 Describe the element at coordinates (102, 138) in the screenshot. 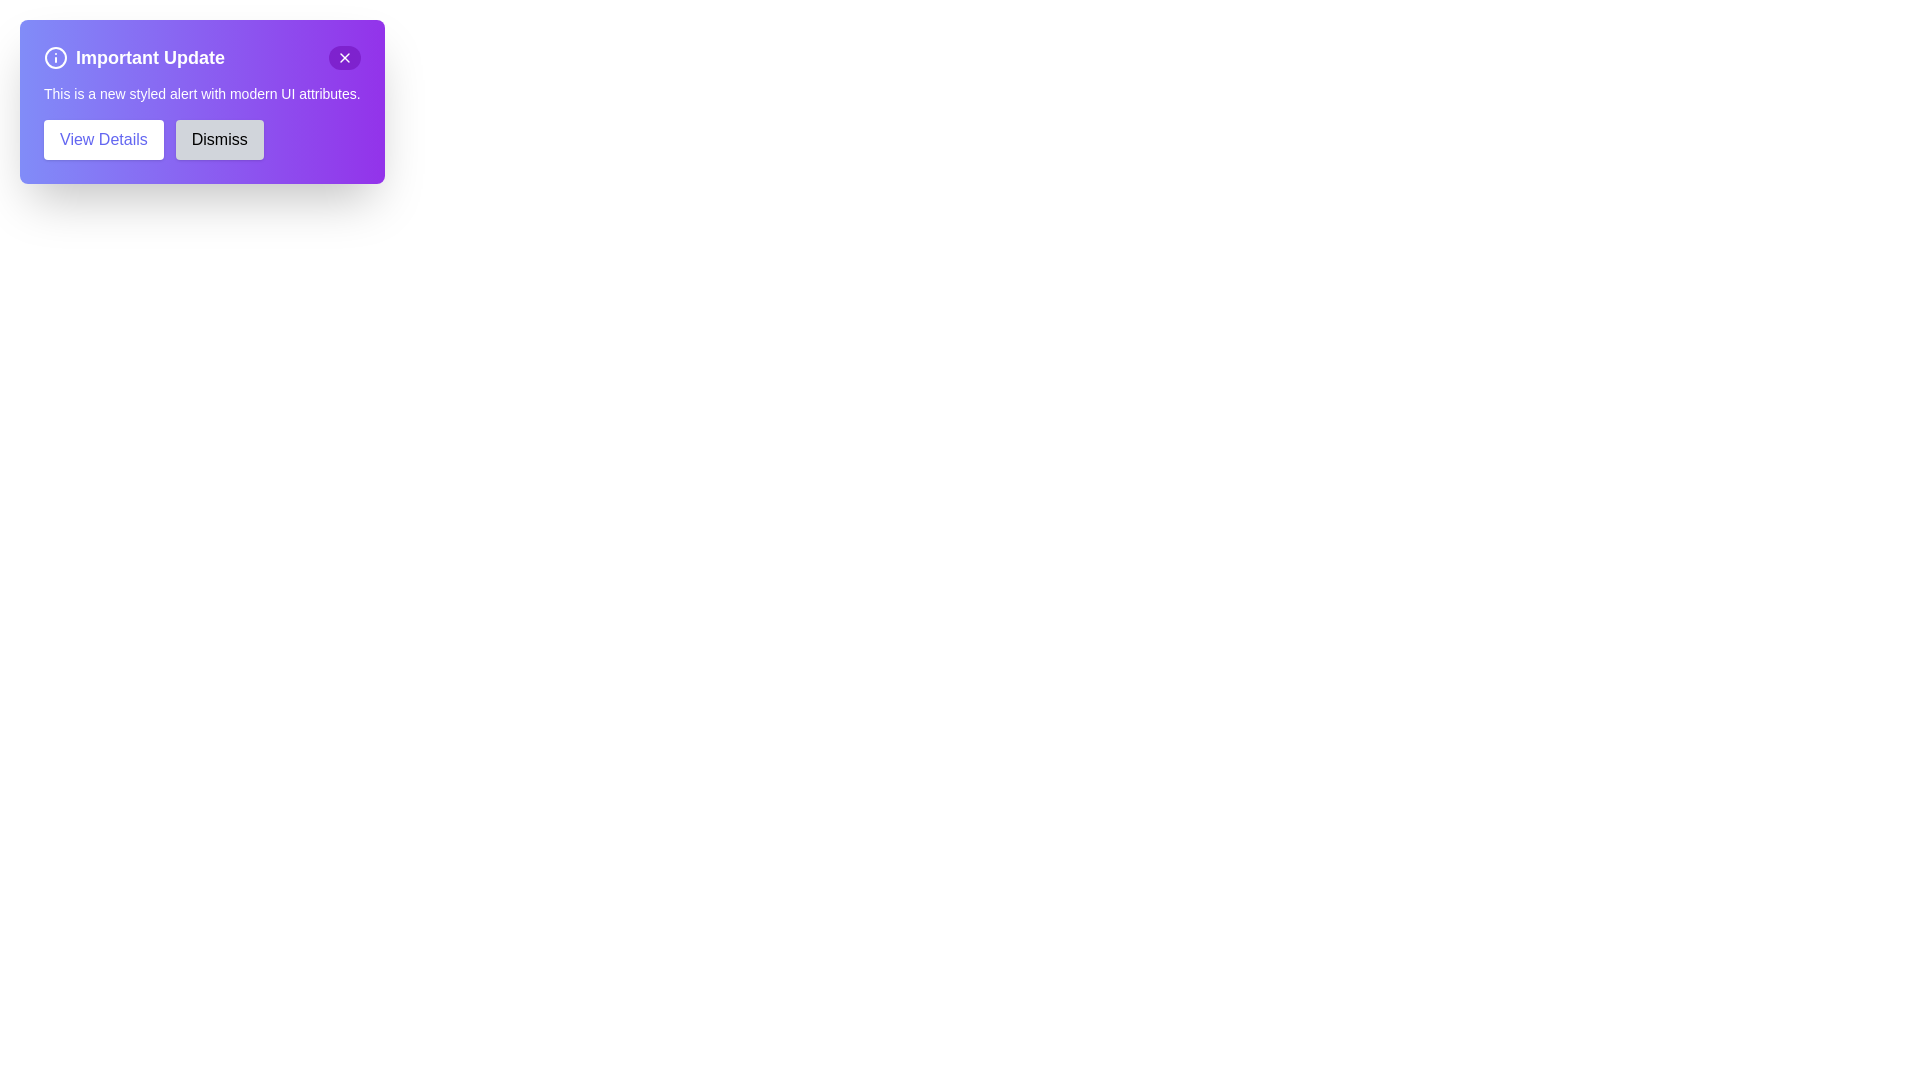

I see `the 'View Details' button to trigger the details alert` at that location.